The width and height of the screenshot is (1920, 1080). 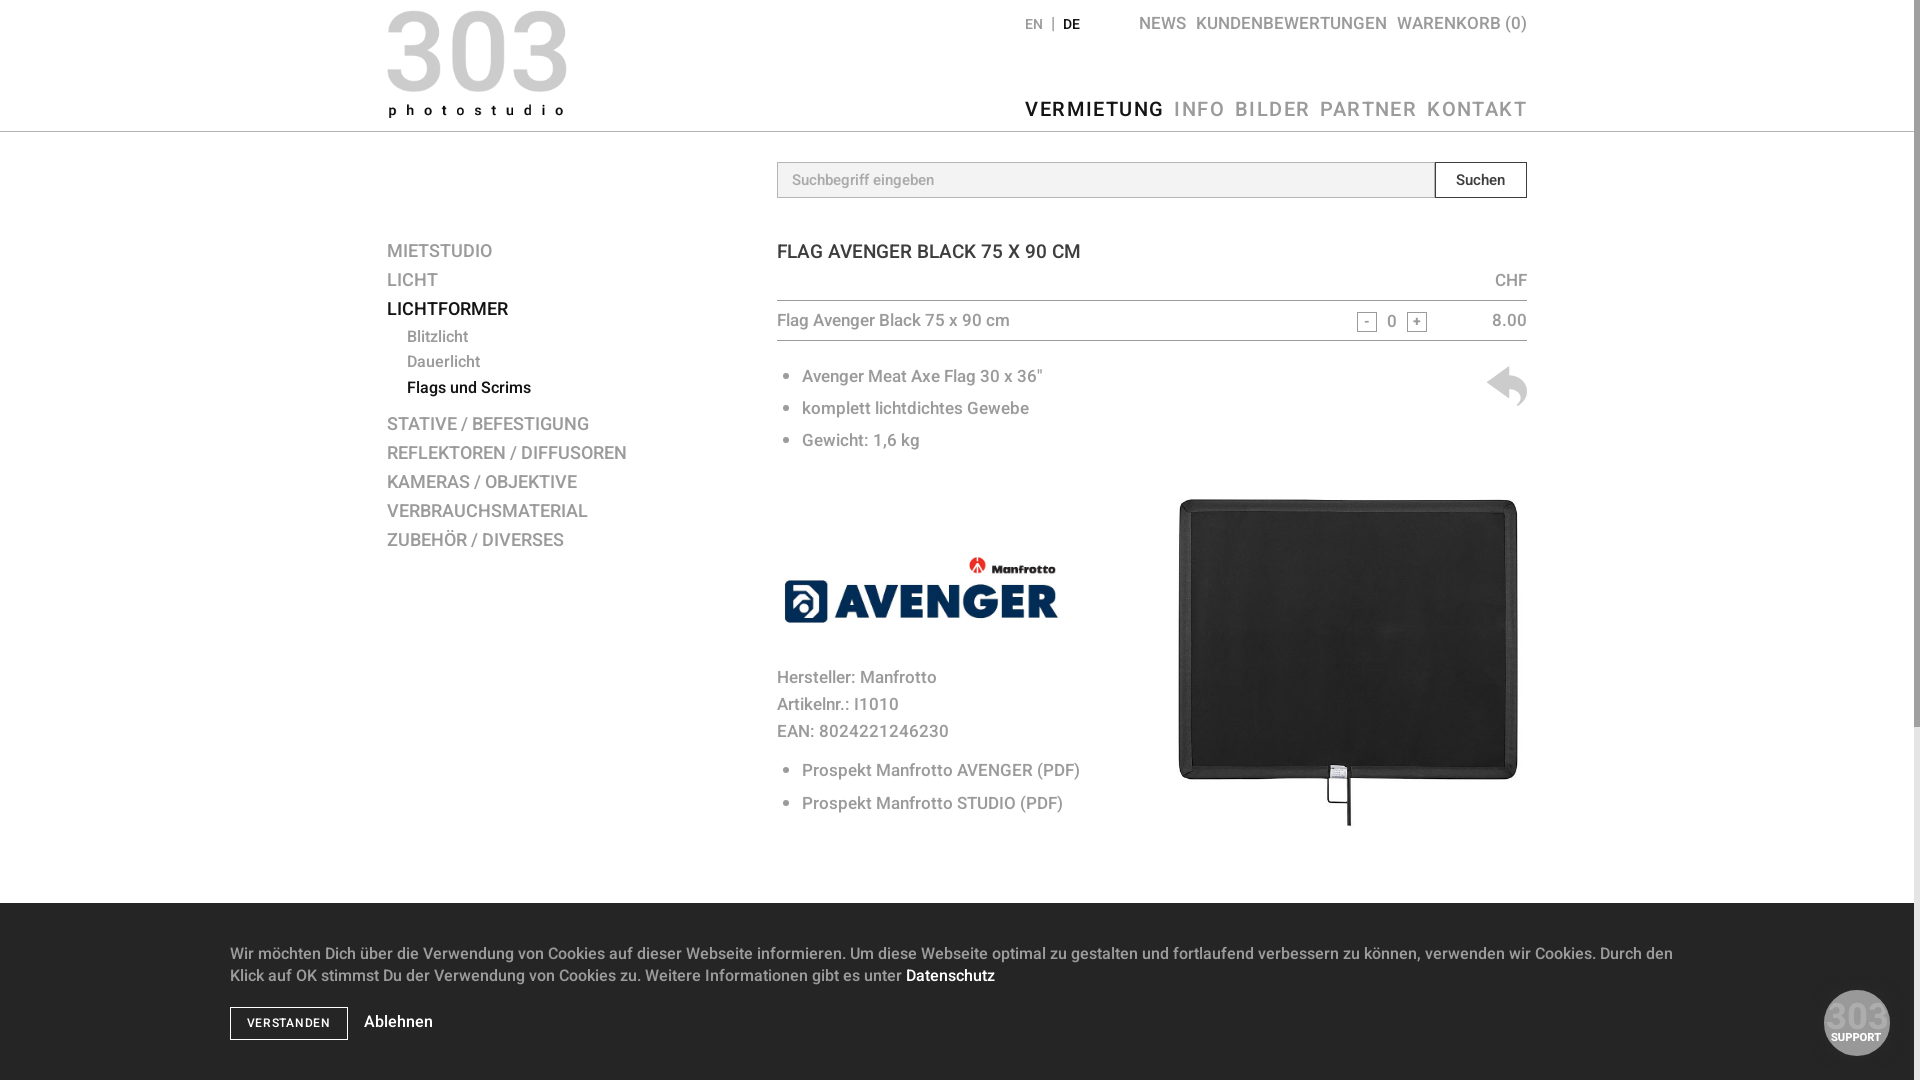 I want to click on 'VERSTANDEN', so click(x=287, y=1023).